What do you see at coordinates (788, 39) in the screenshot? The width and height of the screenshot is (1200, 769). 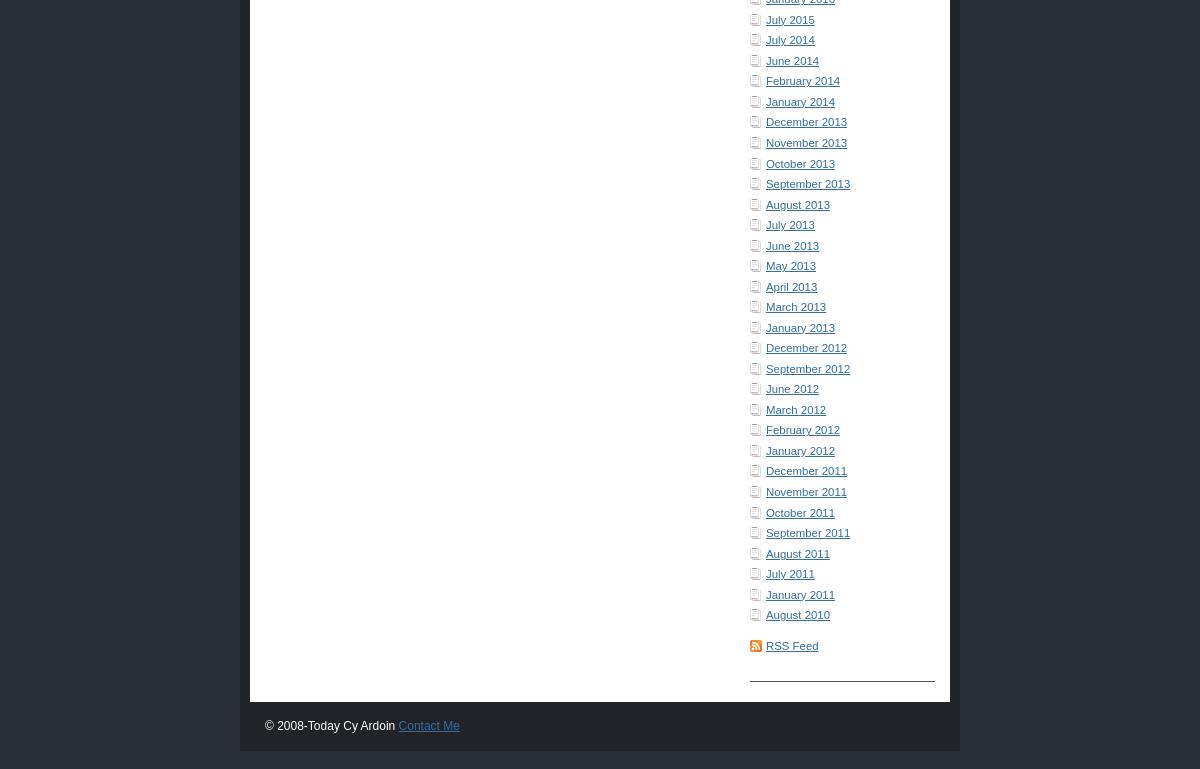 I see `'July 2014'` at bounding box center [788, 39].